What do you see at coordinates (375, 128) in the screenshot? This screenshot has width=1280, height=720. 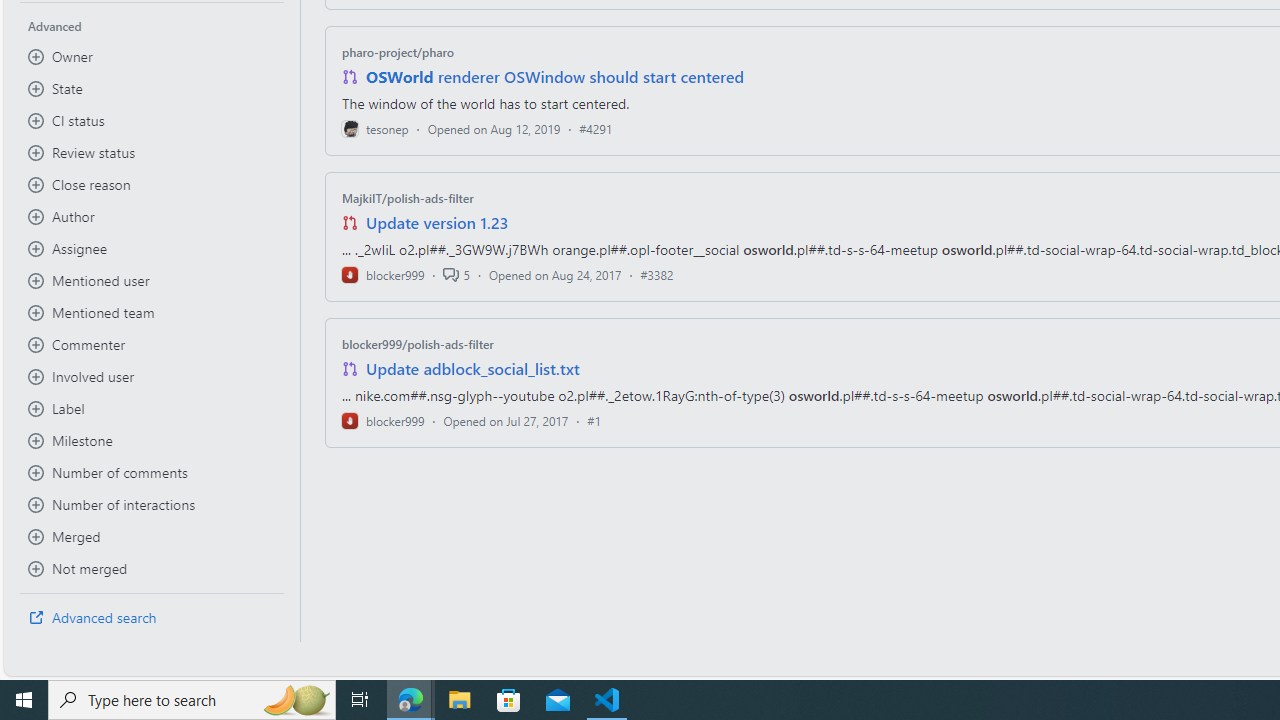 I see `'tesonep'` at bounding box center [375, 128].